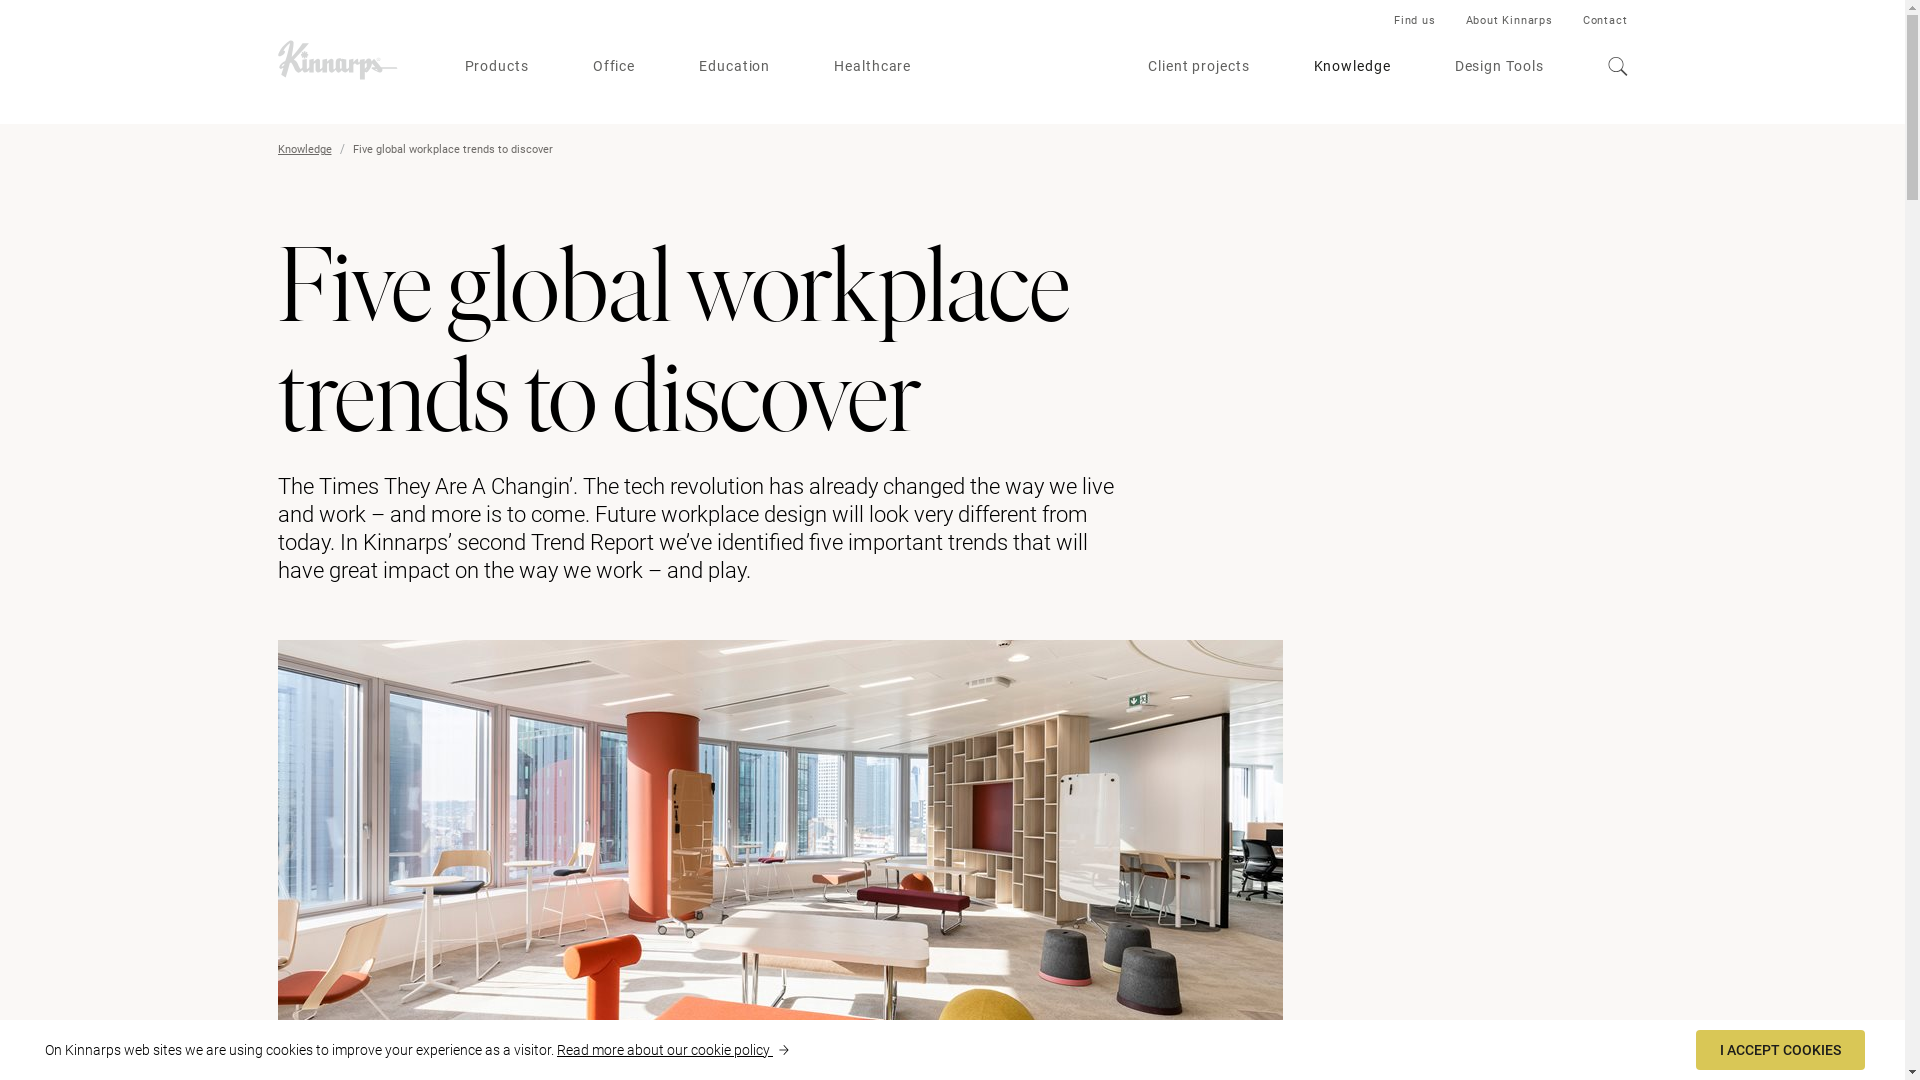 The width and height of the screenshot is (1920, 1080). Describe the element at coordinates (1582, 20) in the screenshot. I see `'Contact'` at that location.